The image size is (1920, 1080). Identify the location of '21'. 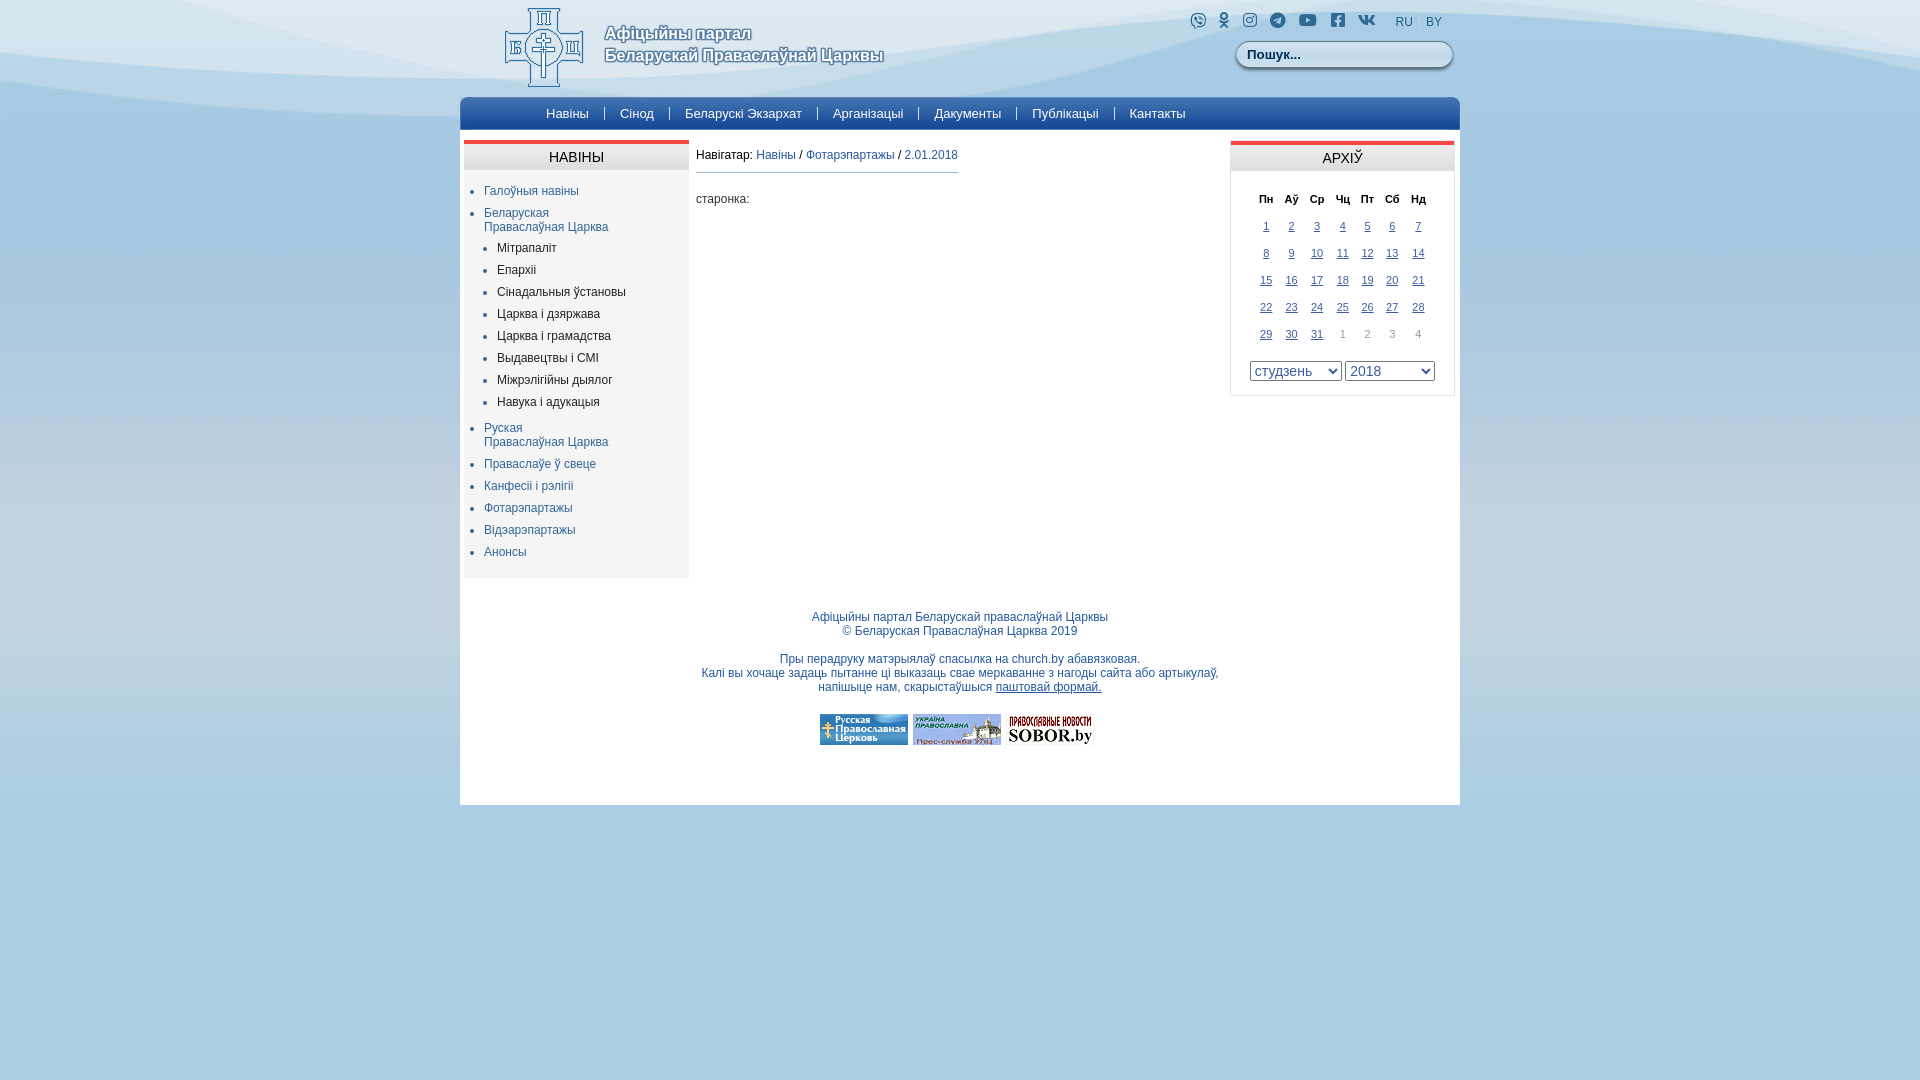
(1416, 280).